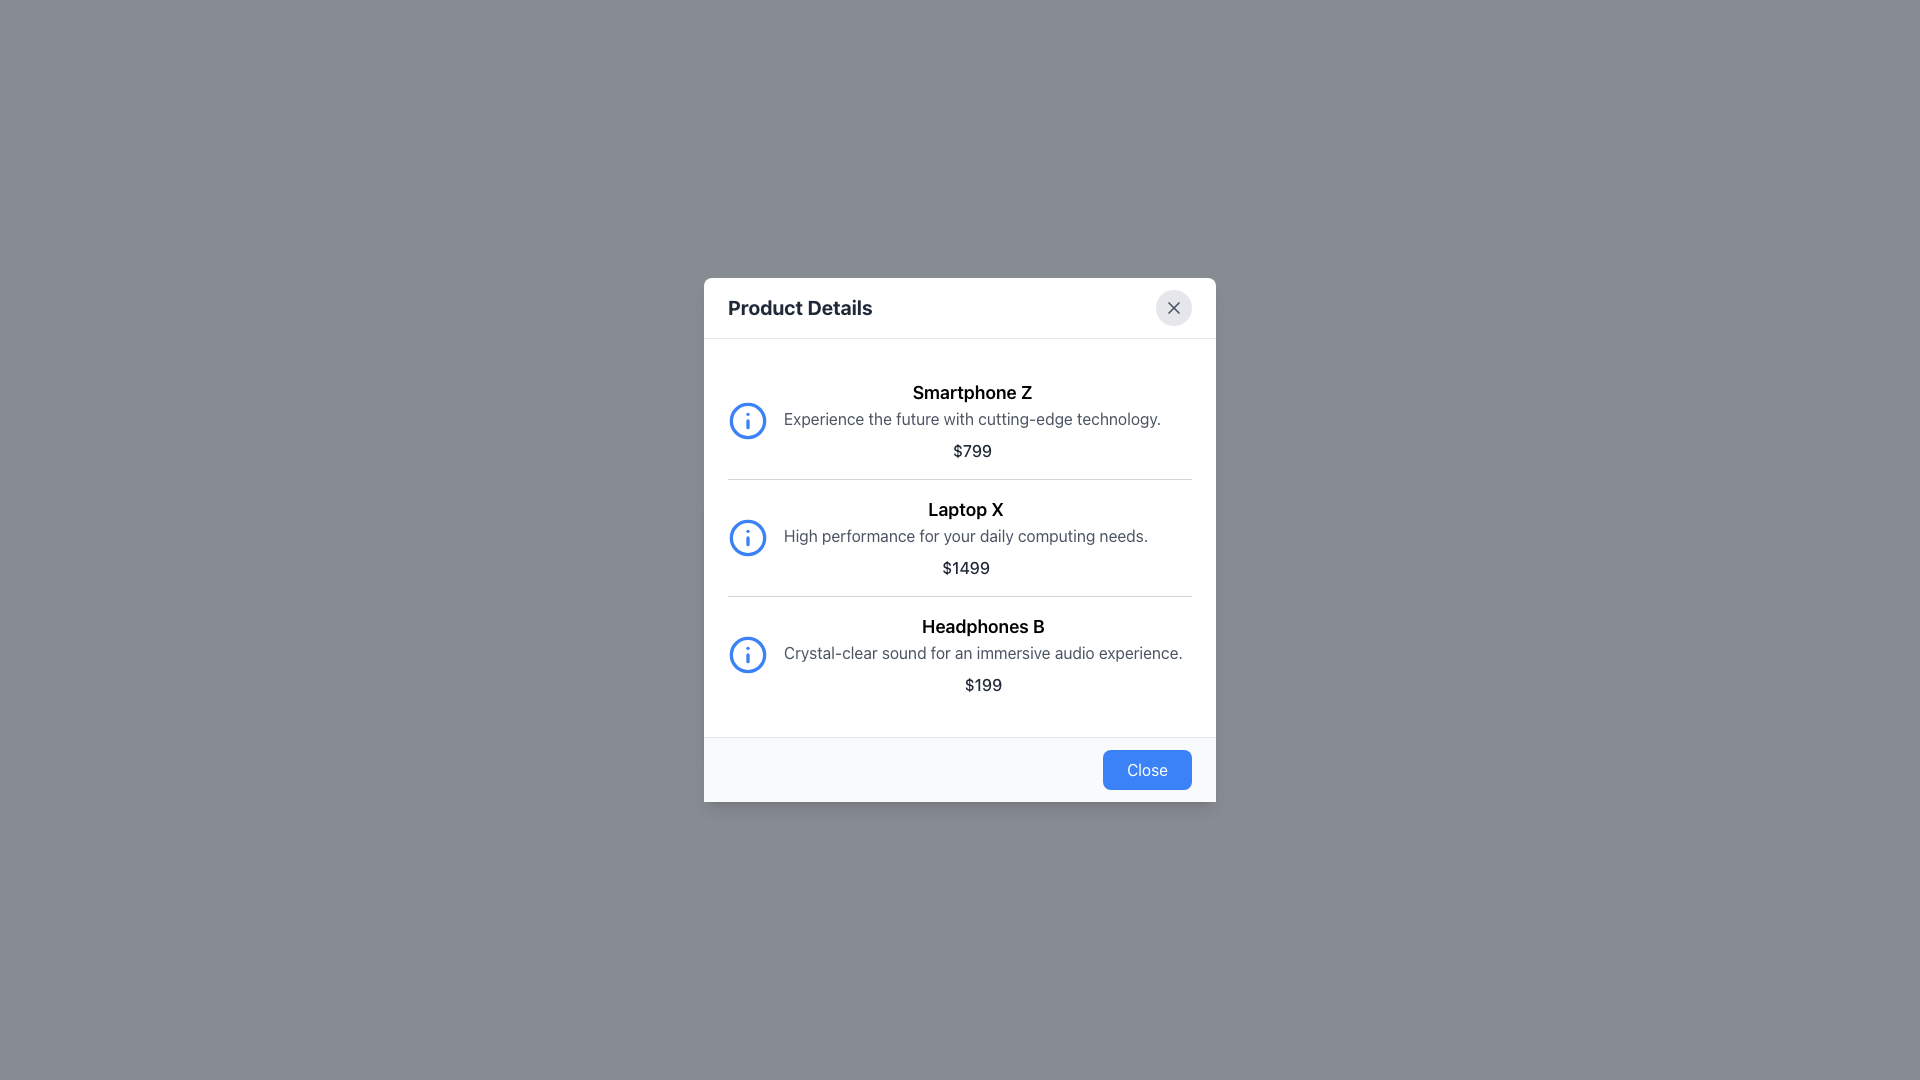 The width and height of the screenshot is (1920, 1080). What do you see at coordinates (747, 655) in the screenshot?
I see `the circular 'i' icon with a blue color scheme next to the 'Headphones B' product description` at bounding box center [747, 655].